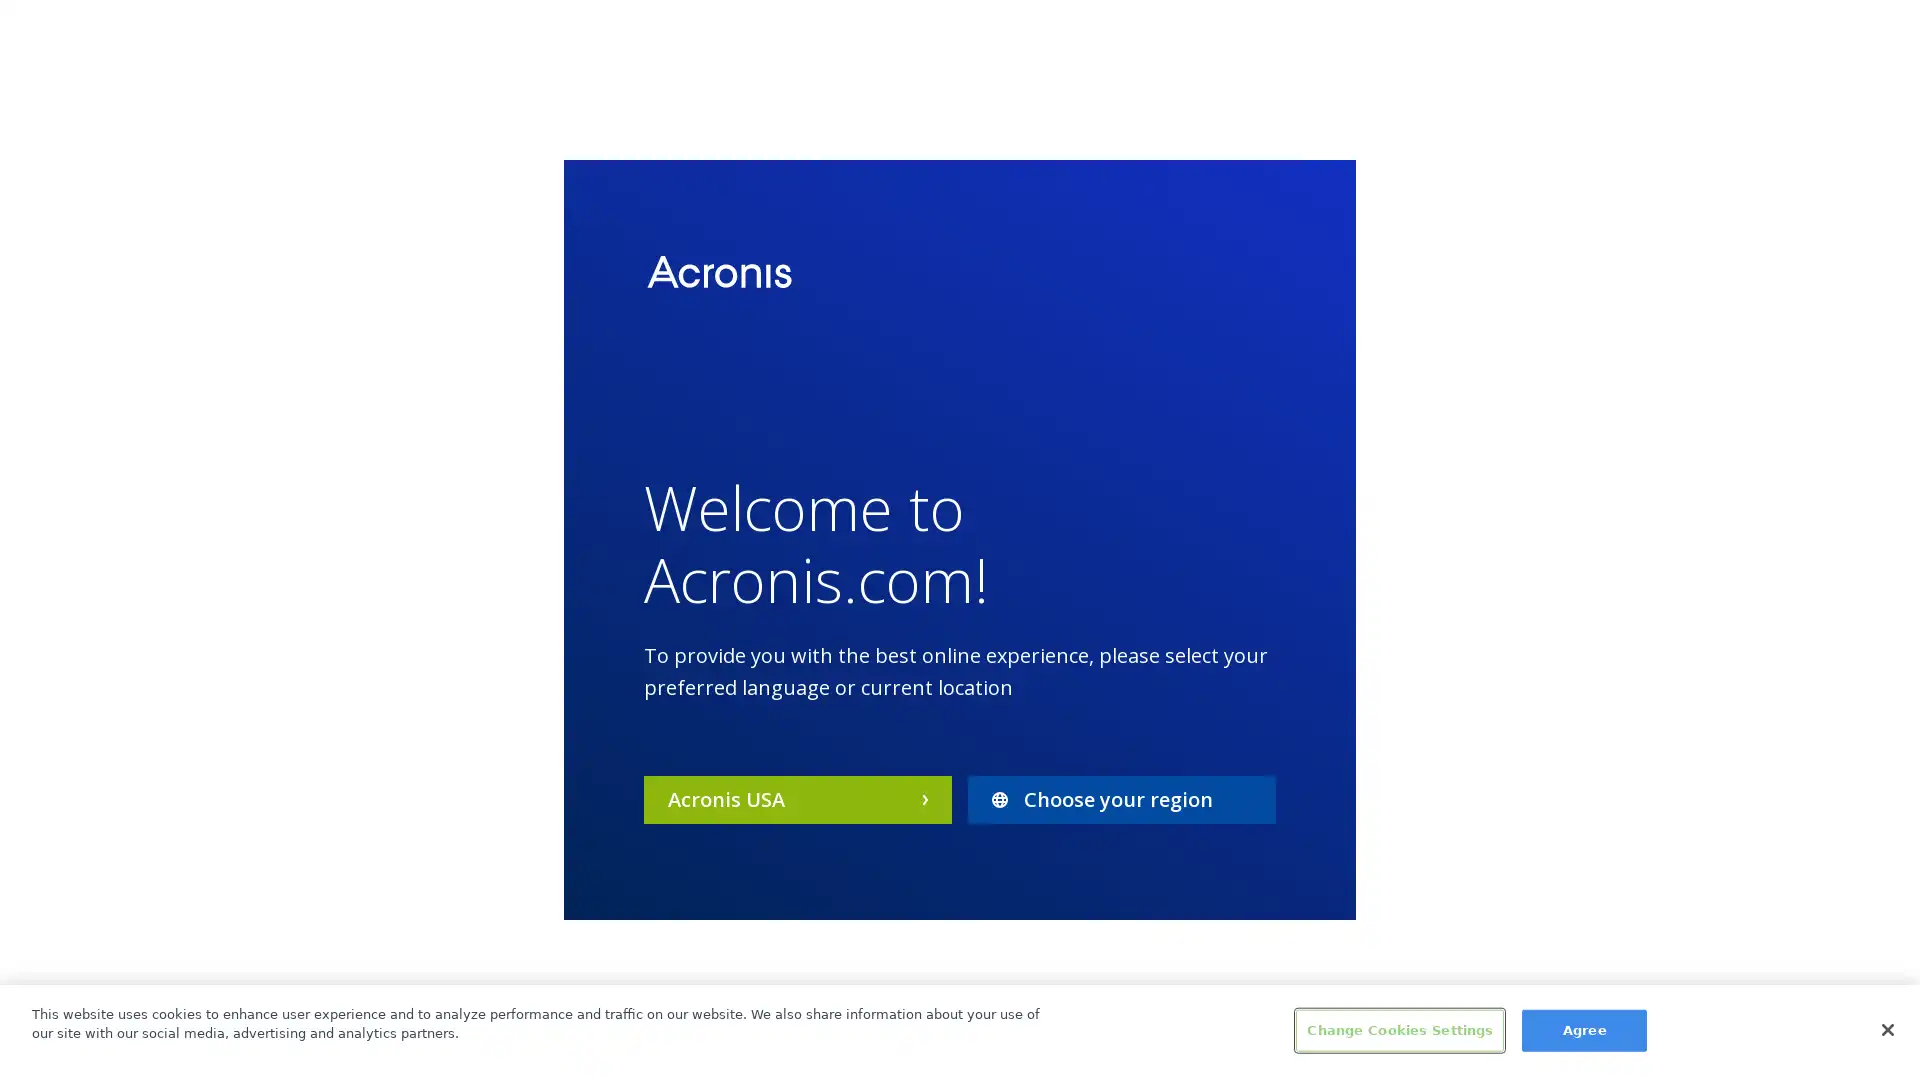  I want to click on Agree, so click(1583, 1030).